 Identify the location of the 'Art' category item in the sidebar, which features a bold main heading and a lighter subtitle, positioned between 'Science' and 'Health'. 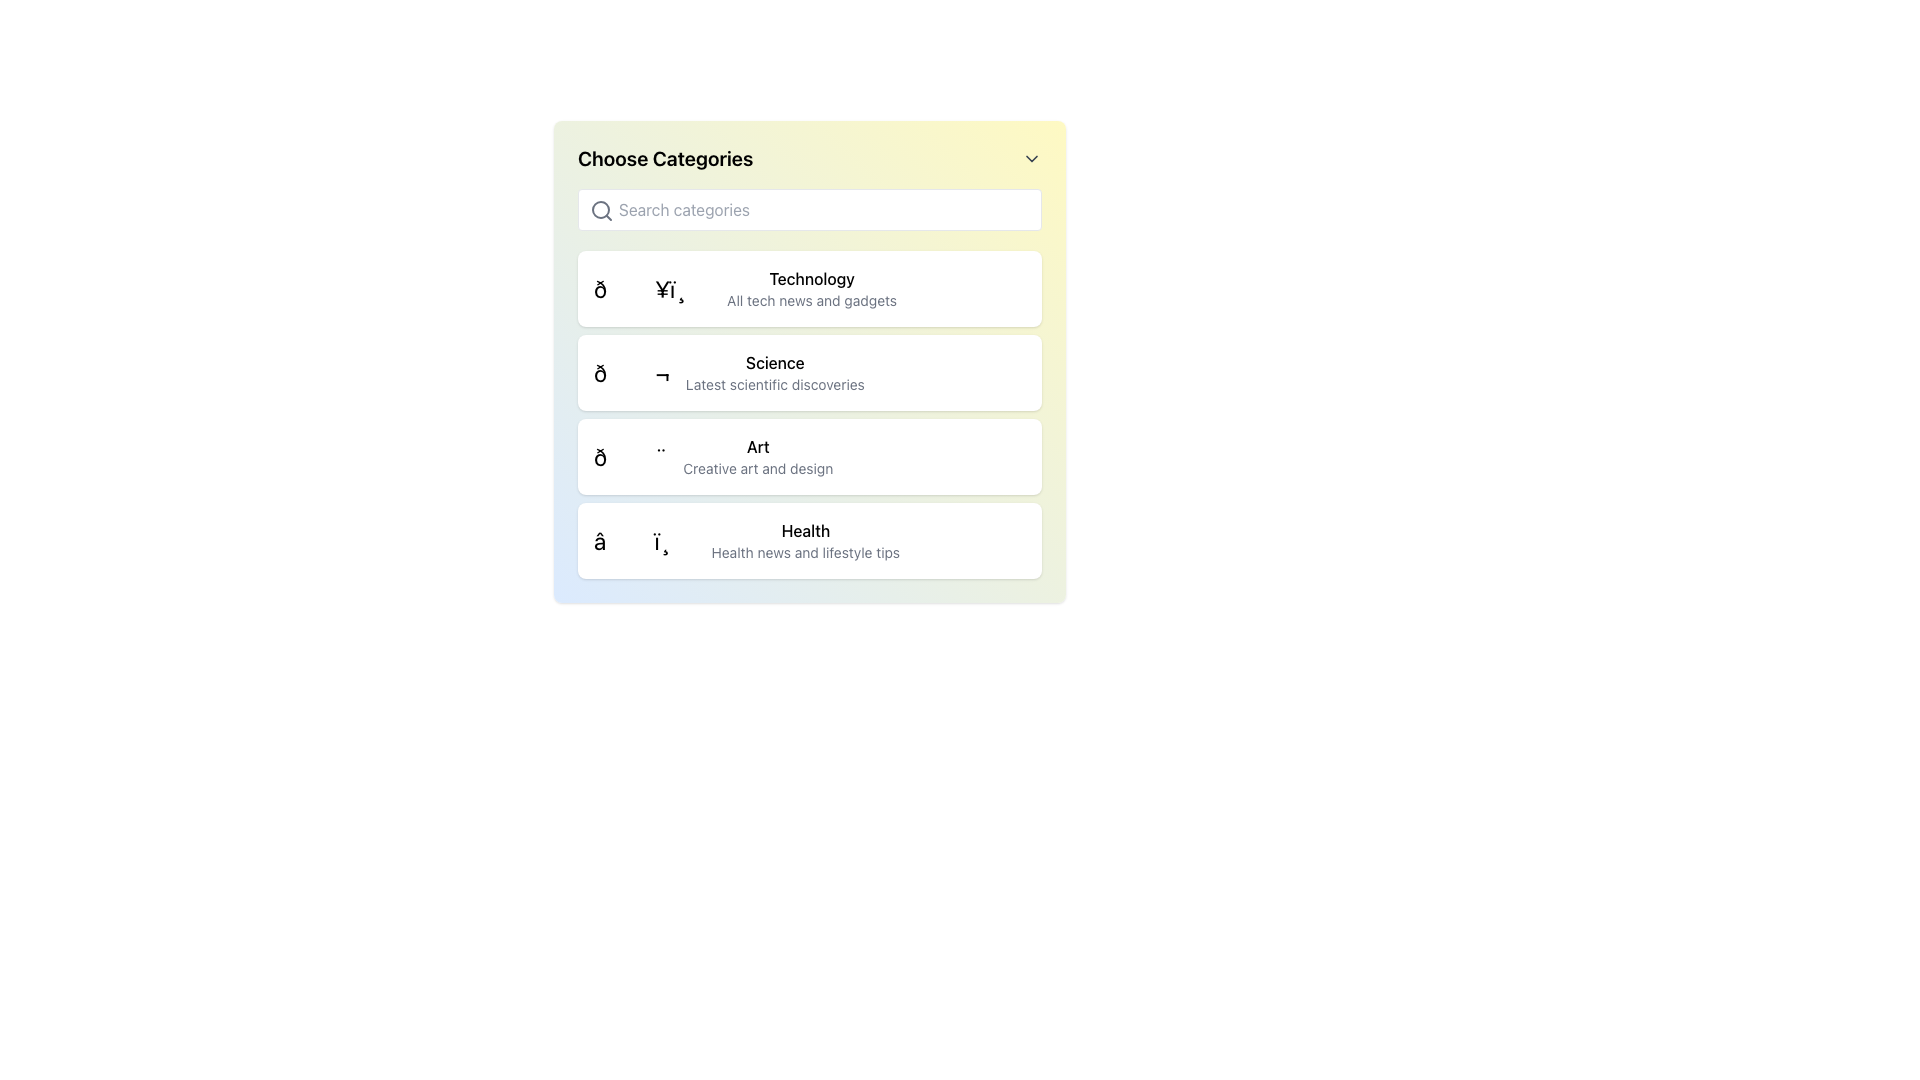
(757, 456).